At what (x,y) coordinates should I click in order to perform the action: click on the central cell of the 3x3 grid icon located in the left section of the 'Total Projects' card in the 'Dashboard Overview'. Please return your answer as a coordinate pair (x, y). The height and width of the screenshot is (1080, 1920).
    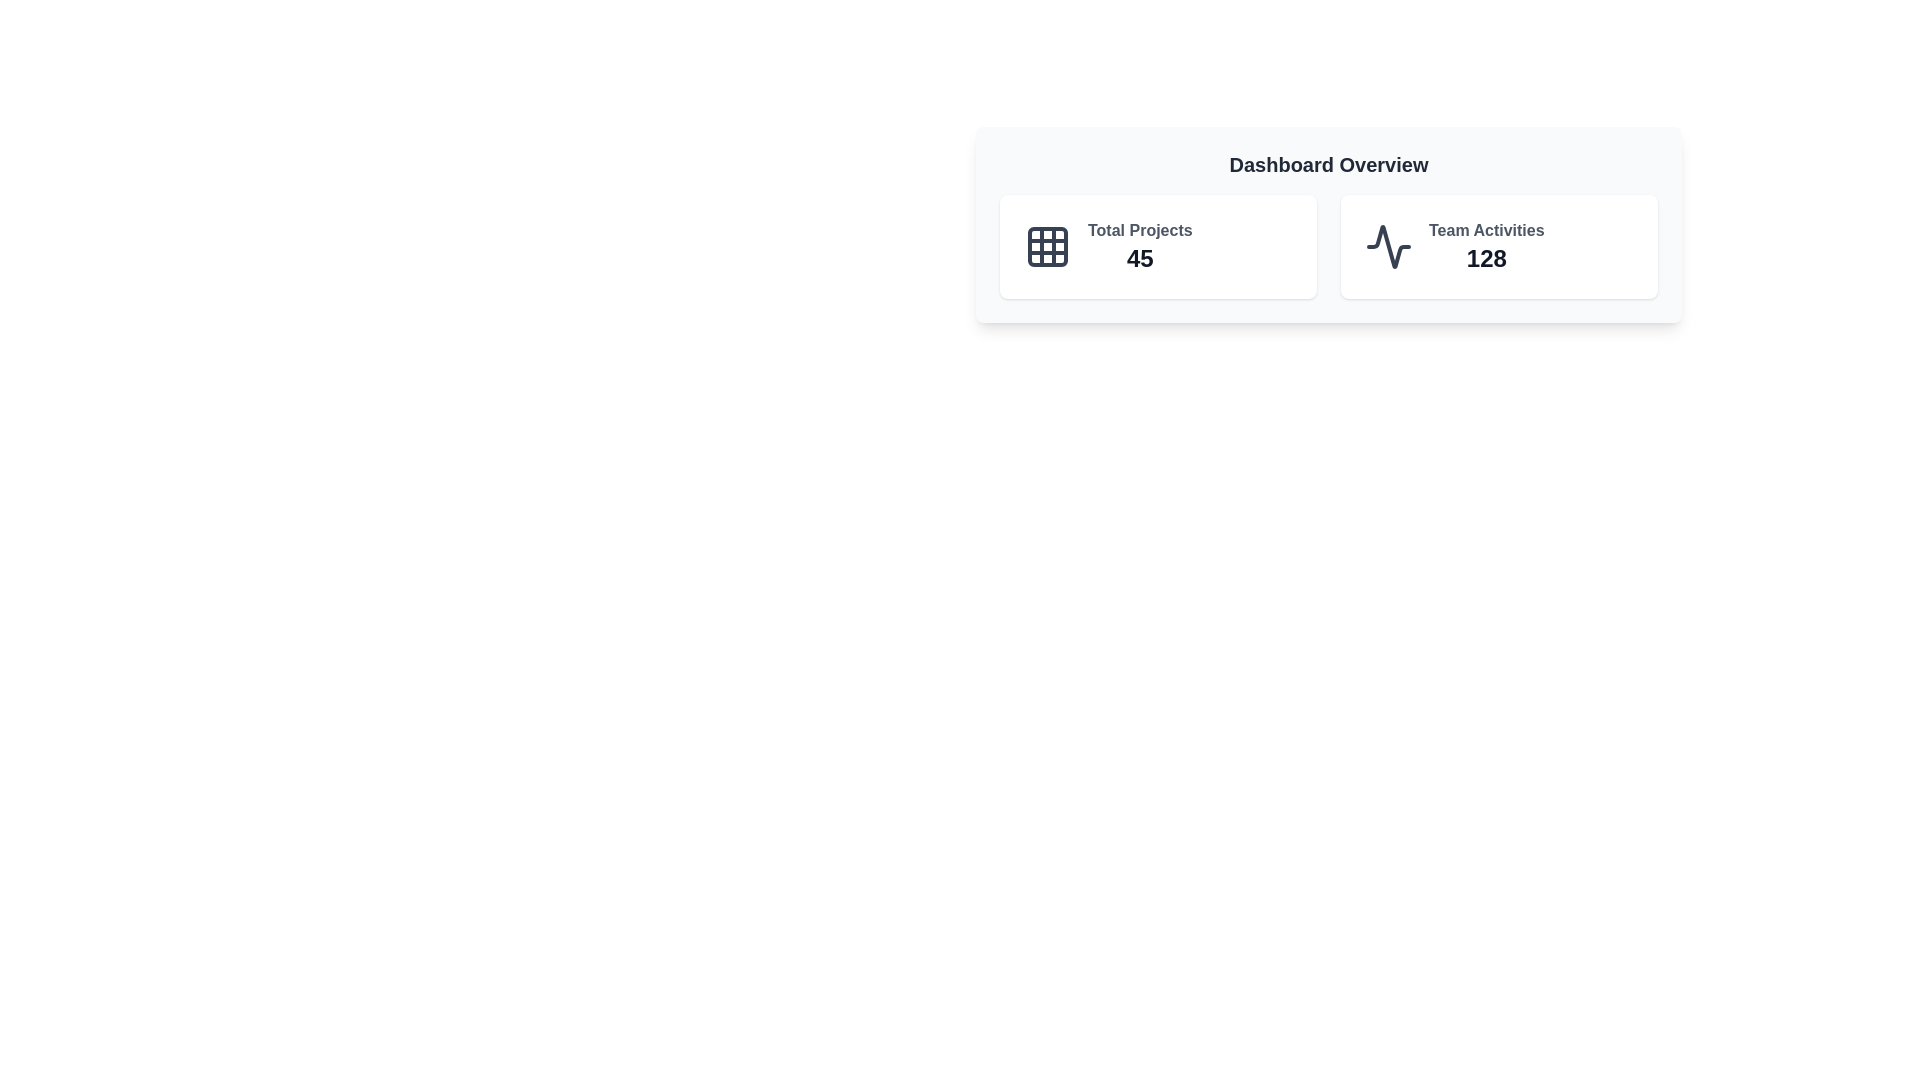
    Looking at the image, I should click on (1046, 245).